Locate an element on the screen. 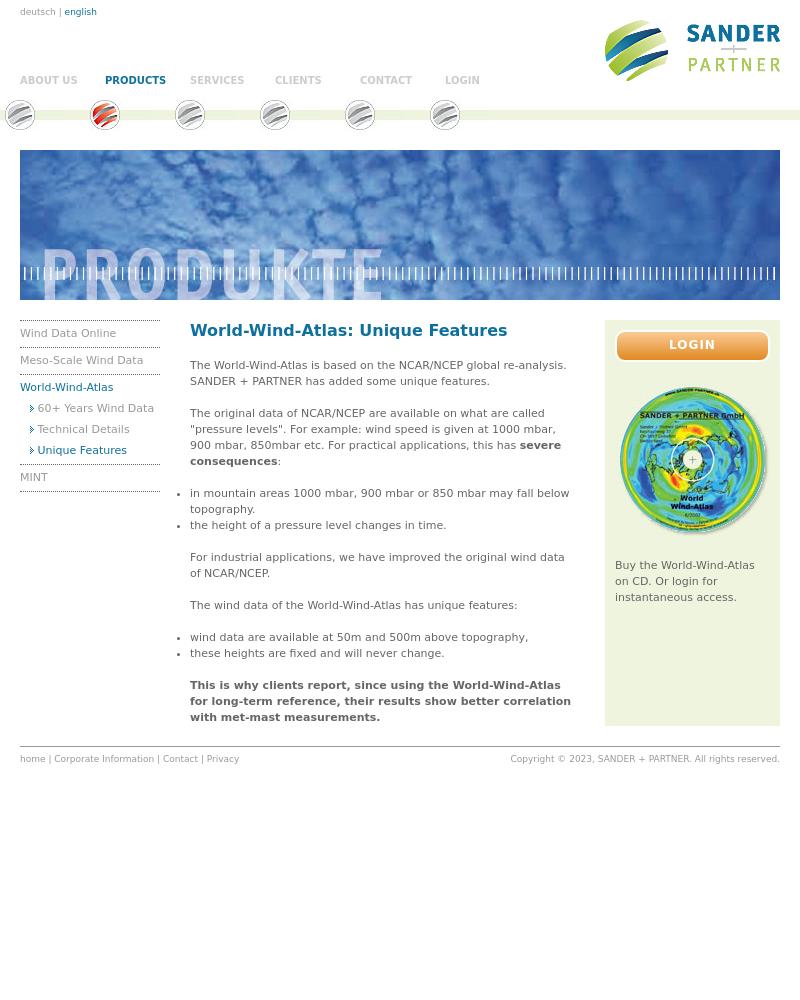 This screenshot has height=1000, width=800. 'The wind data of the World-Wind-Atlas has unique features:' is located at coordinates (353, 604).